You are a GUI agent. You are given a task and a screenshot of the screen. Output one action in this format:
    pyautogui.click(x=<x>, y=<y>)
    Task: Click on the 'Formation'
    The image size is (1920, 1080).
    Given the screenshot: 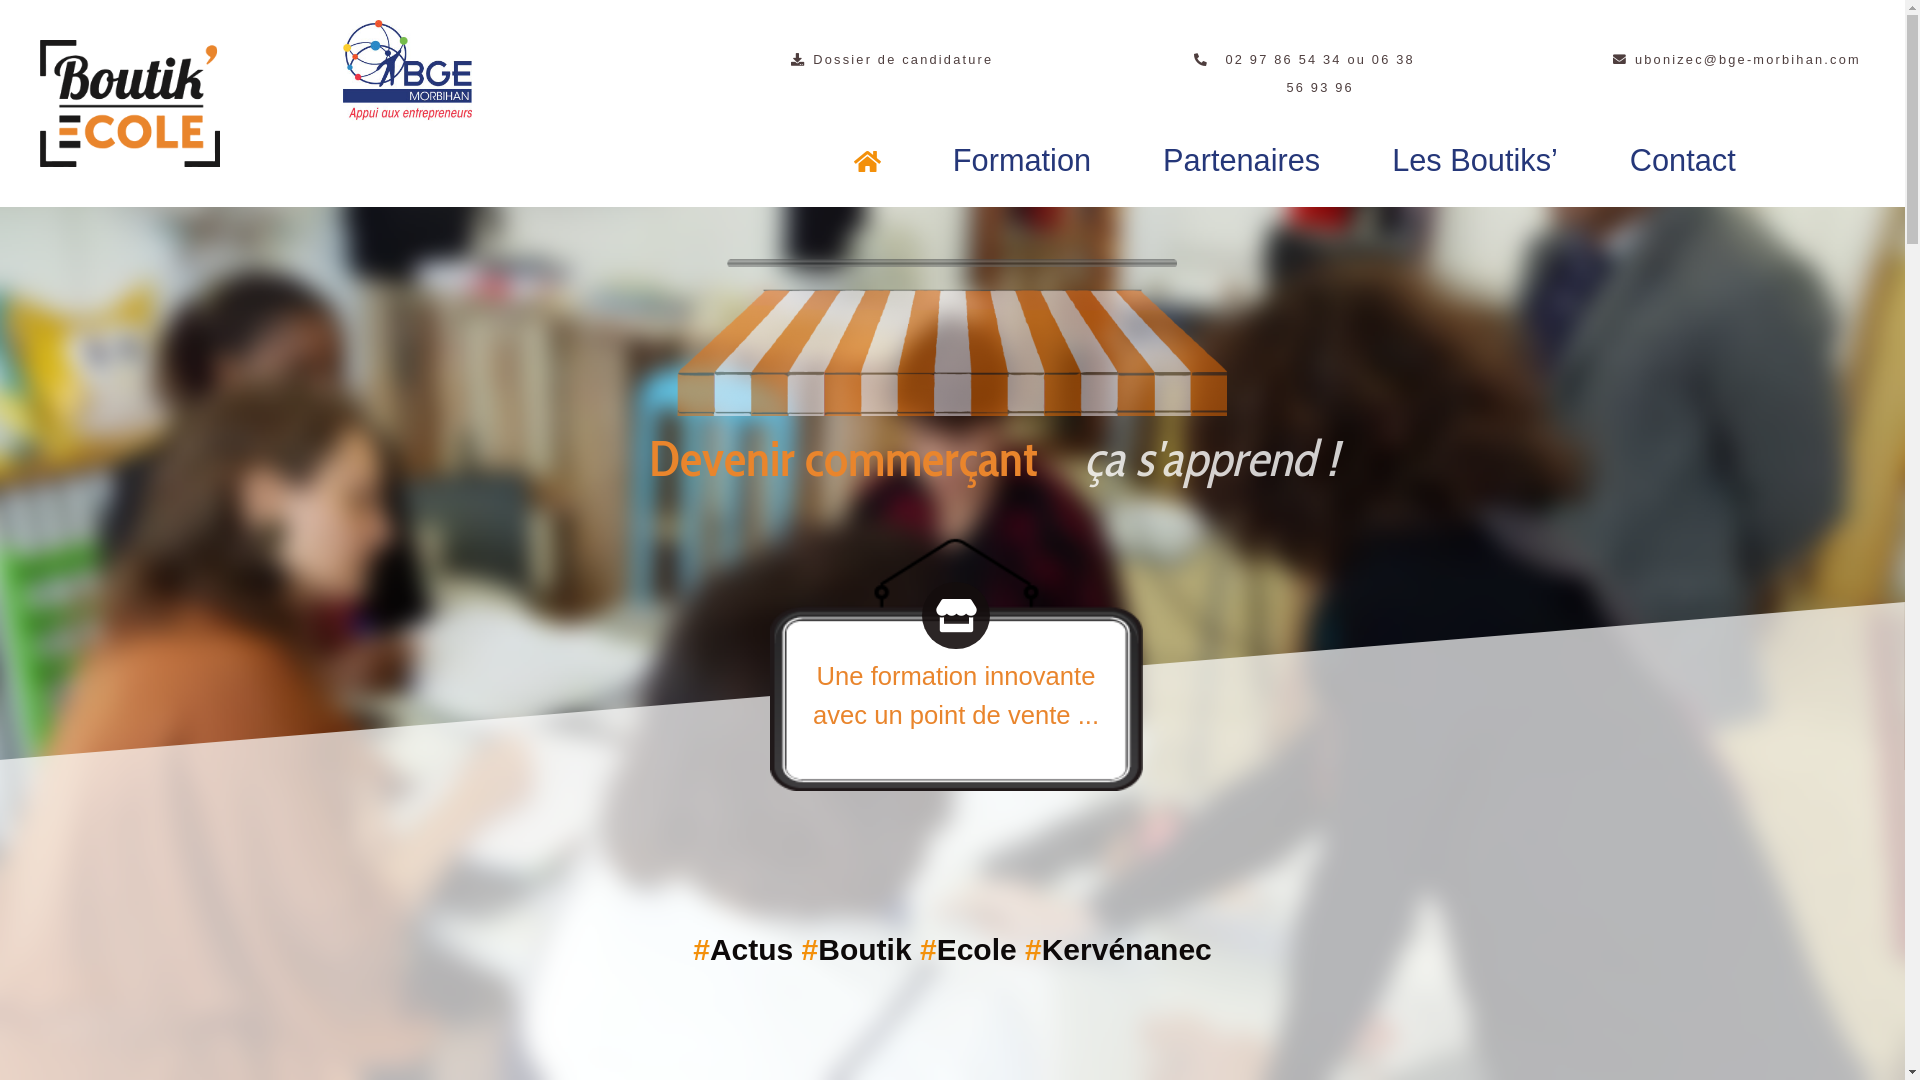 What is the action you would take?
    pyautogui.click(x=1022, y=160)
    